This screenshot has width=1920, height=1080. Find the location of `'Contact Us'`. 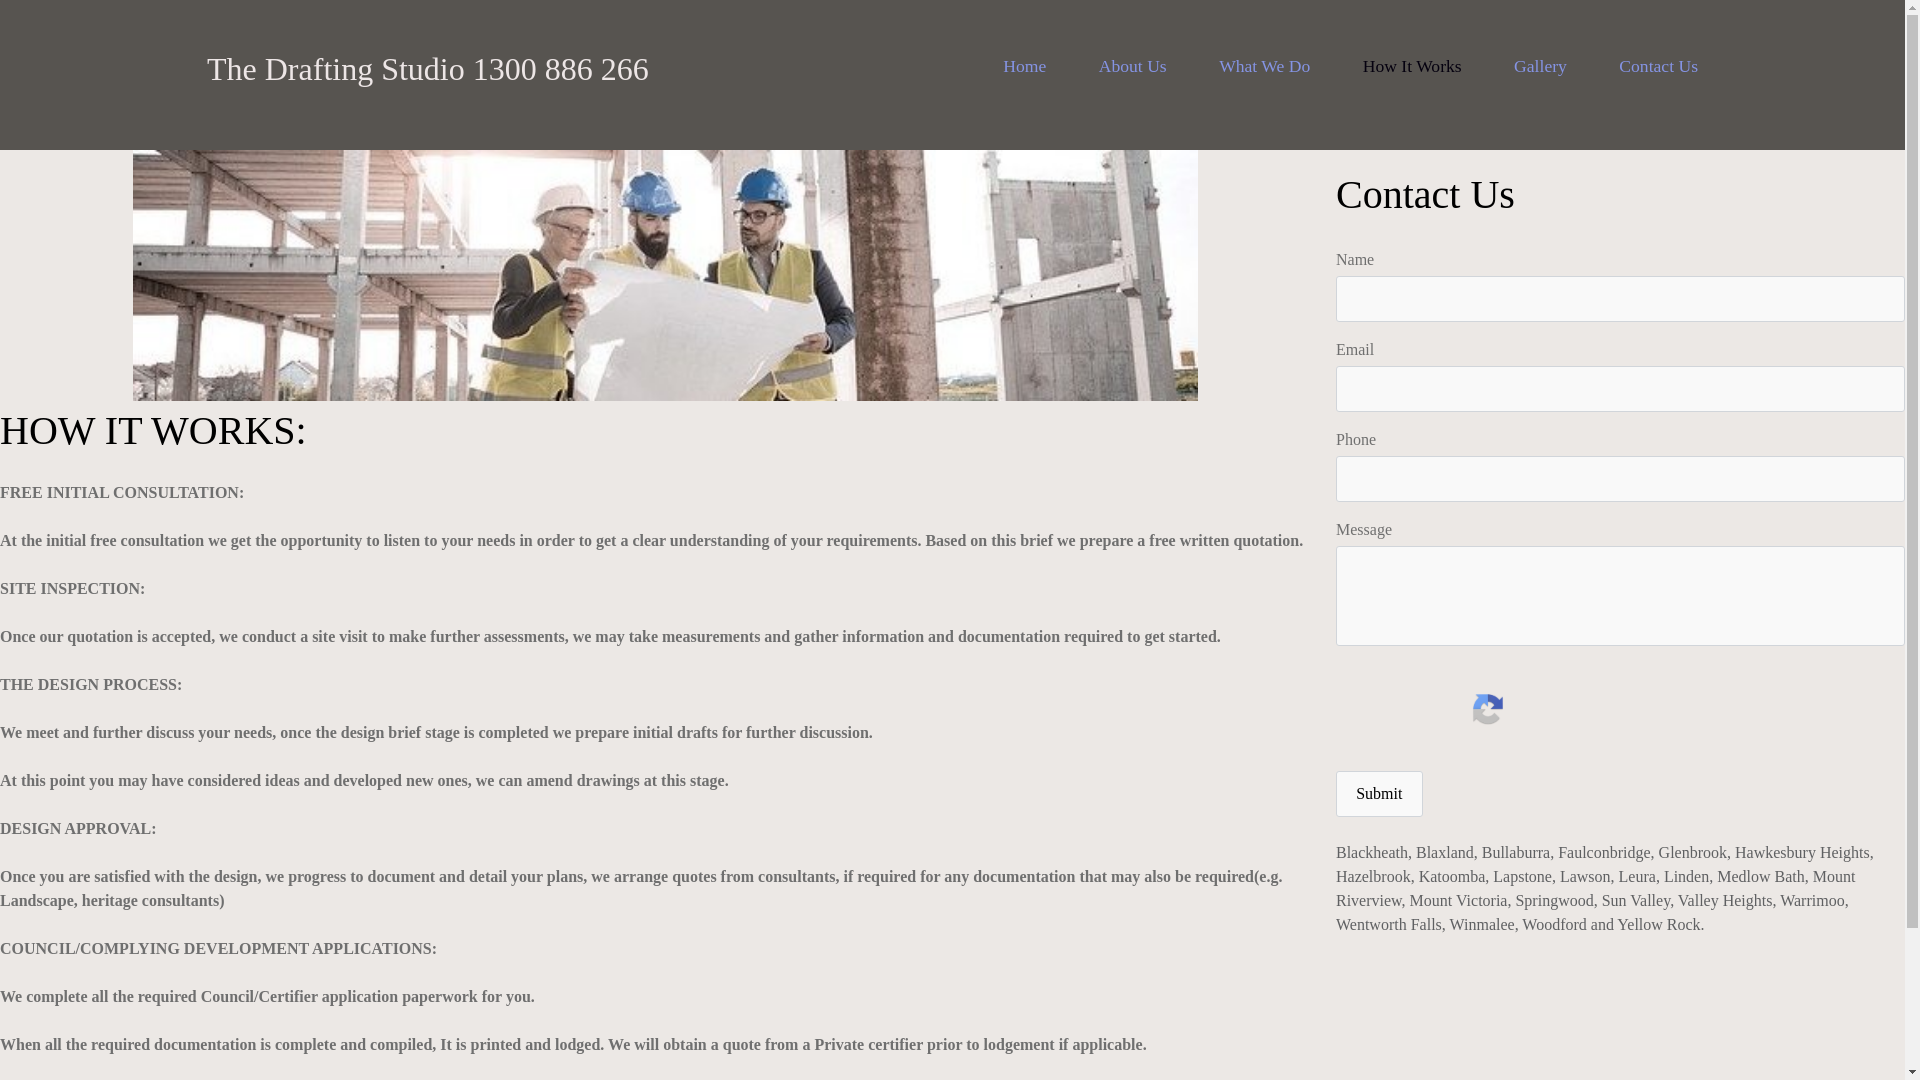

'Contact Us' is located at coordinates (1658, 64).